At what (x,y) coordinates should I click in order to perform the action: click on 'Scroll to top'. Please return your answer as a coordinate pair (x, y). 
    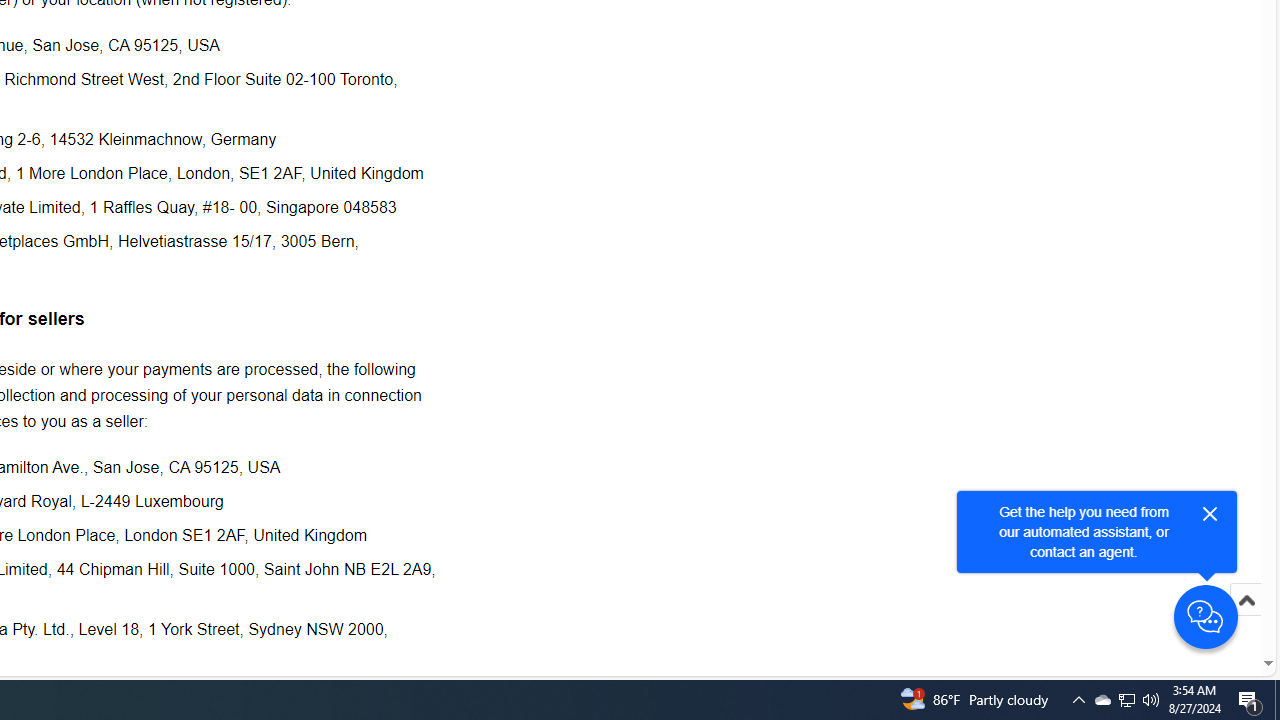
    Looking at the image, I should click on (1245, 620).